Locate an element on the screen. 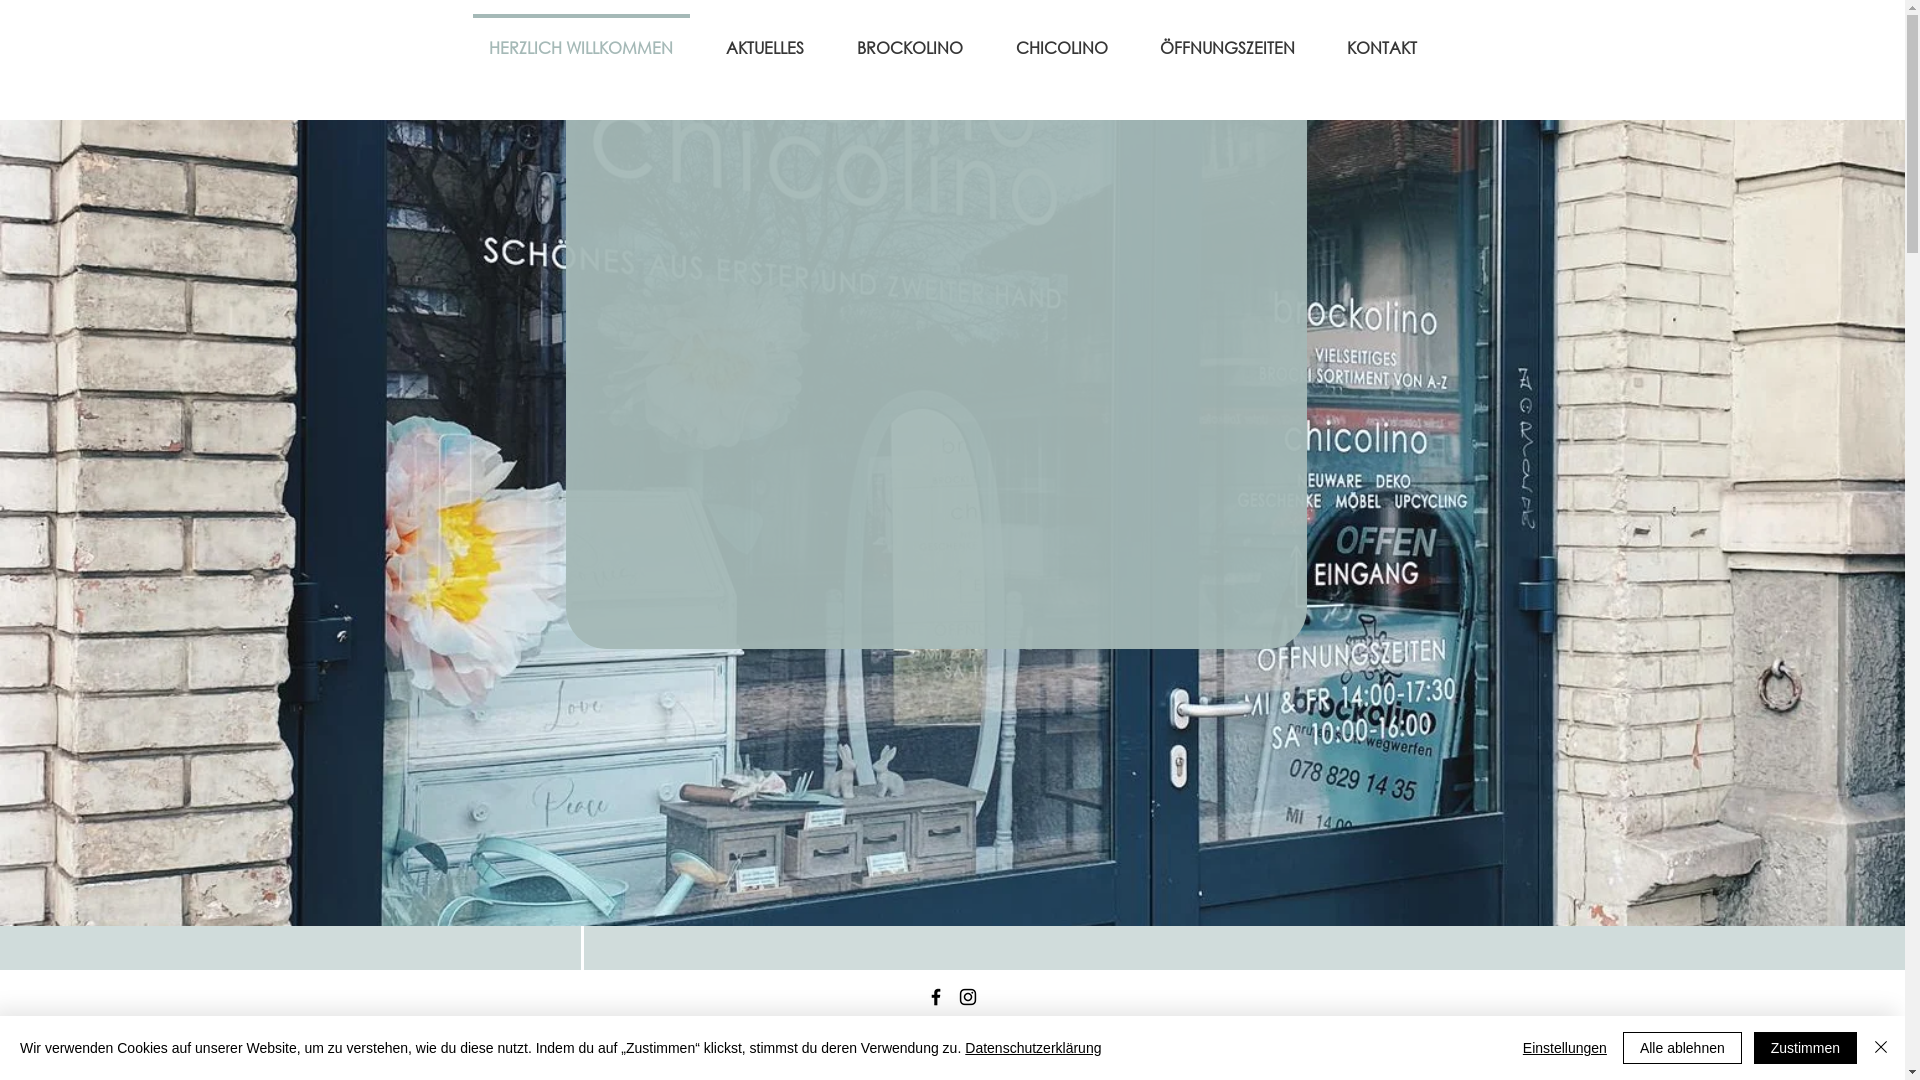  'Zustimmen' is located at coordinates (1805, 1047).